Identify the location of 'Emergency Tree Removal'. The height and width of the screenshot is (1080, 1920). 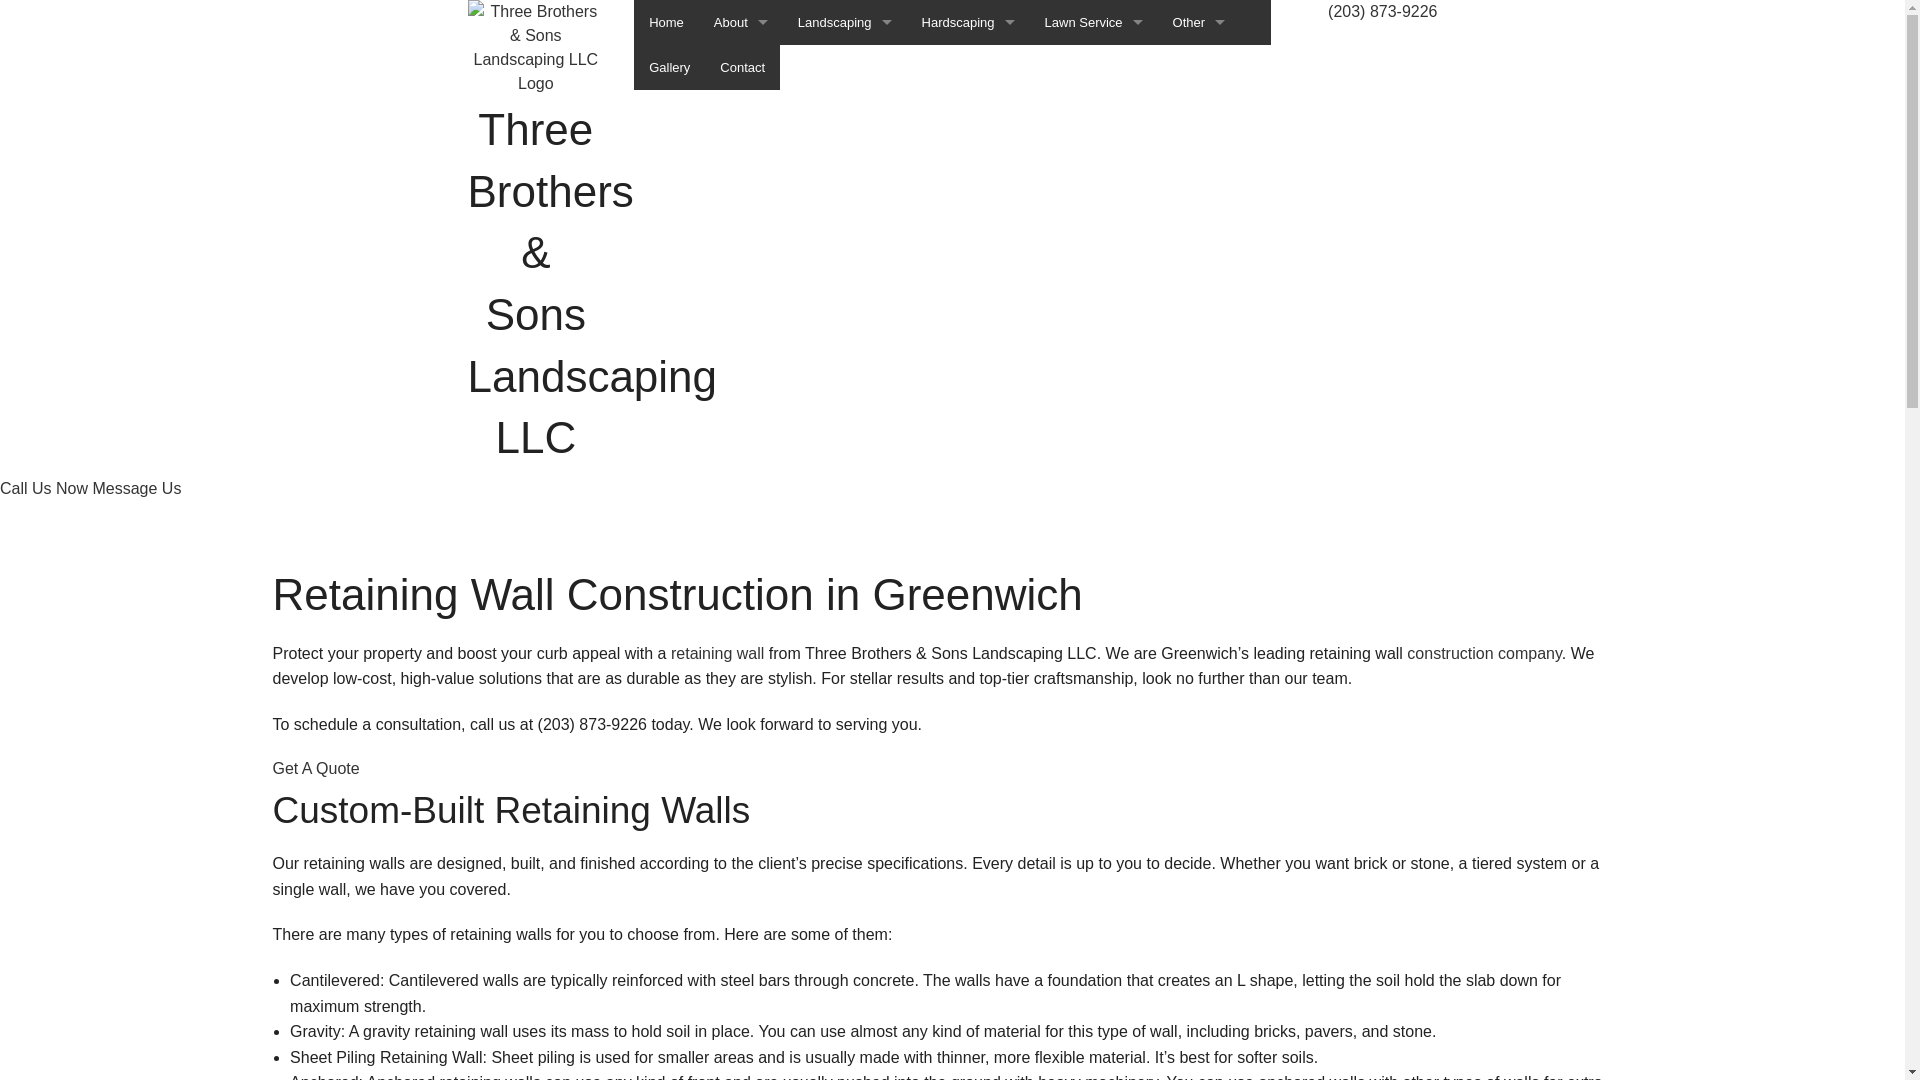
(1157, 66).